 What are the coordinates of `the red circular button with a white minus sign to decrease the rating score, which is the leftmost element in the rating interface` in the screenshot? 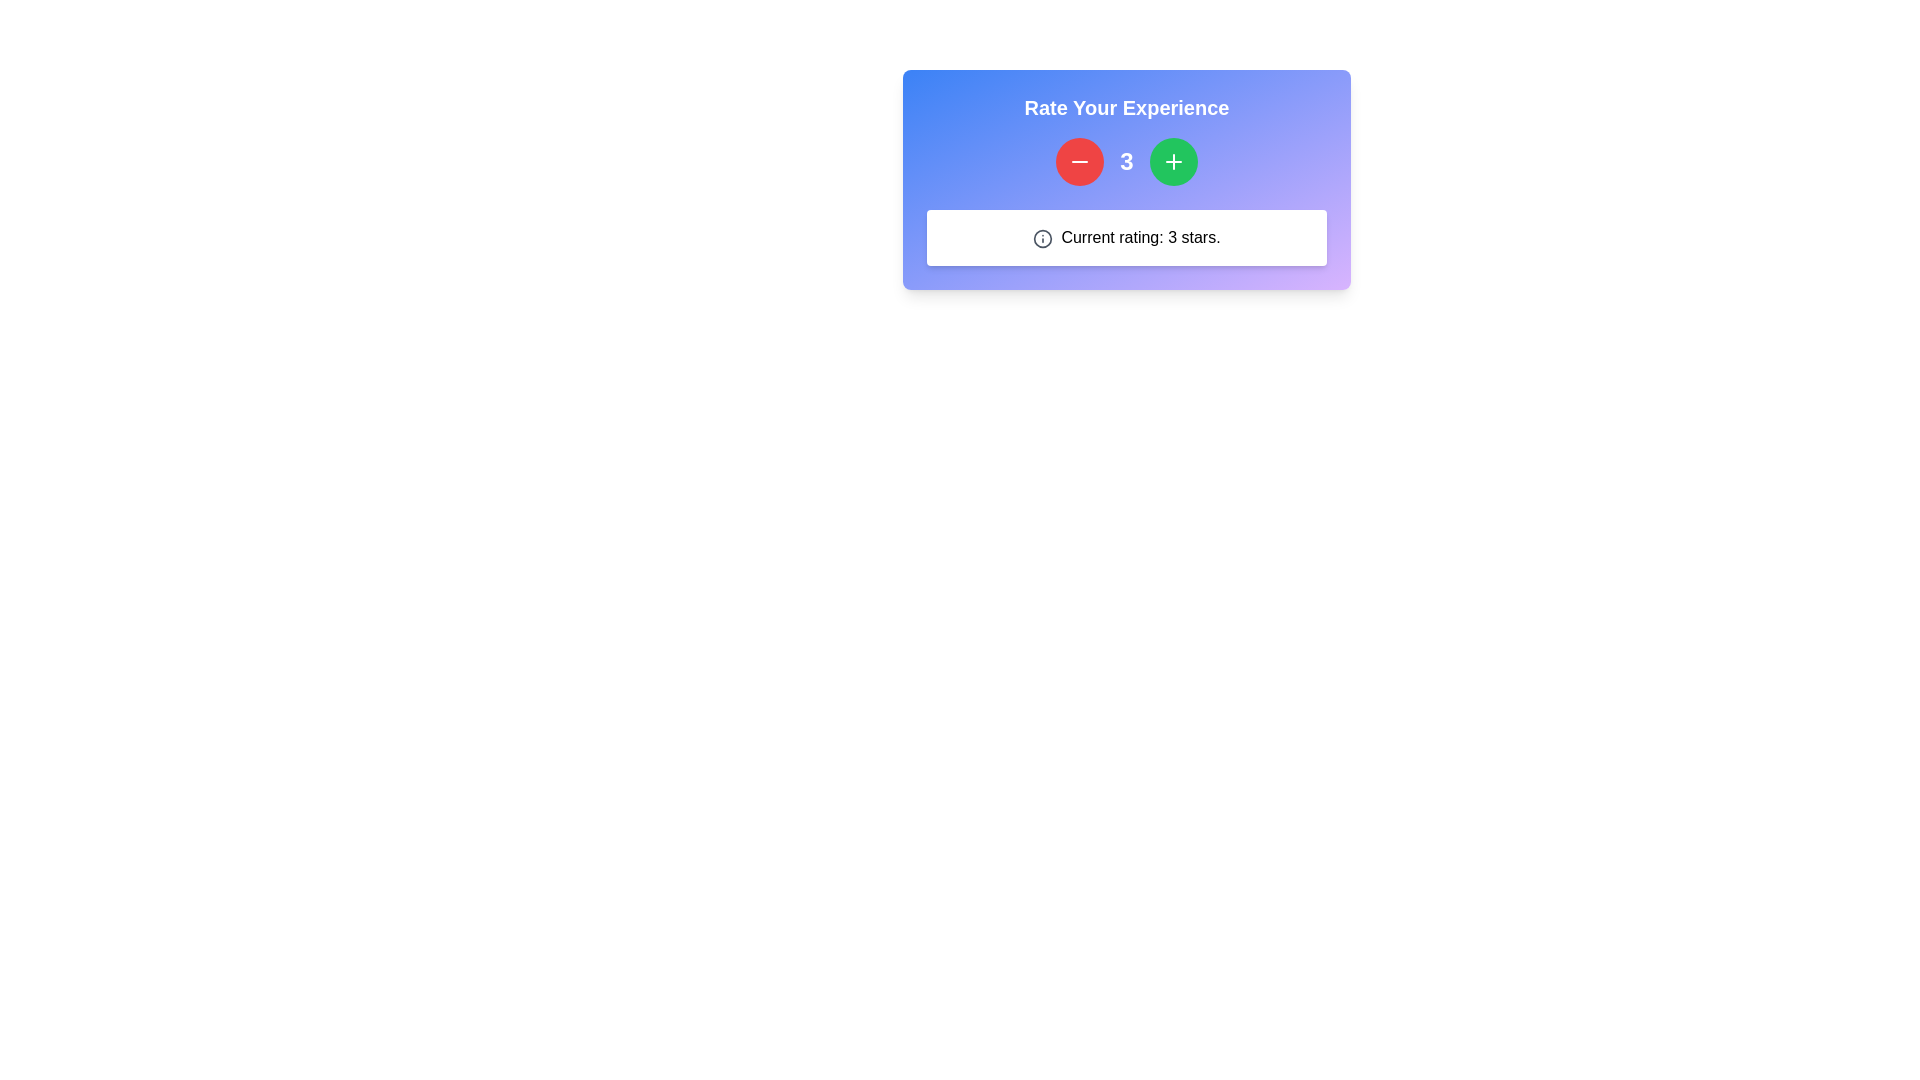 It's located at (1079, 161).